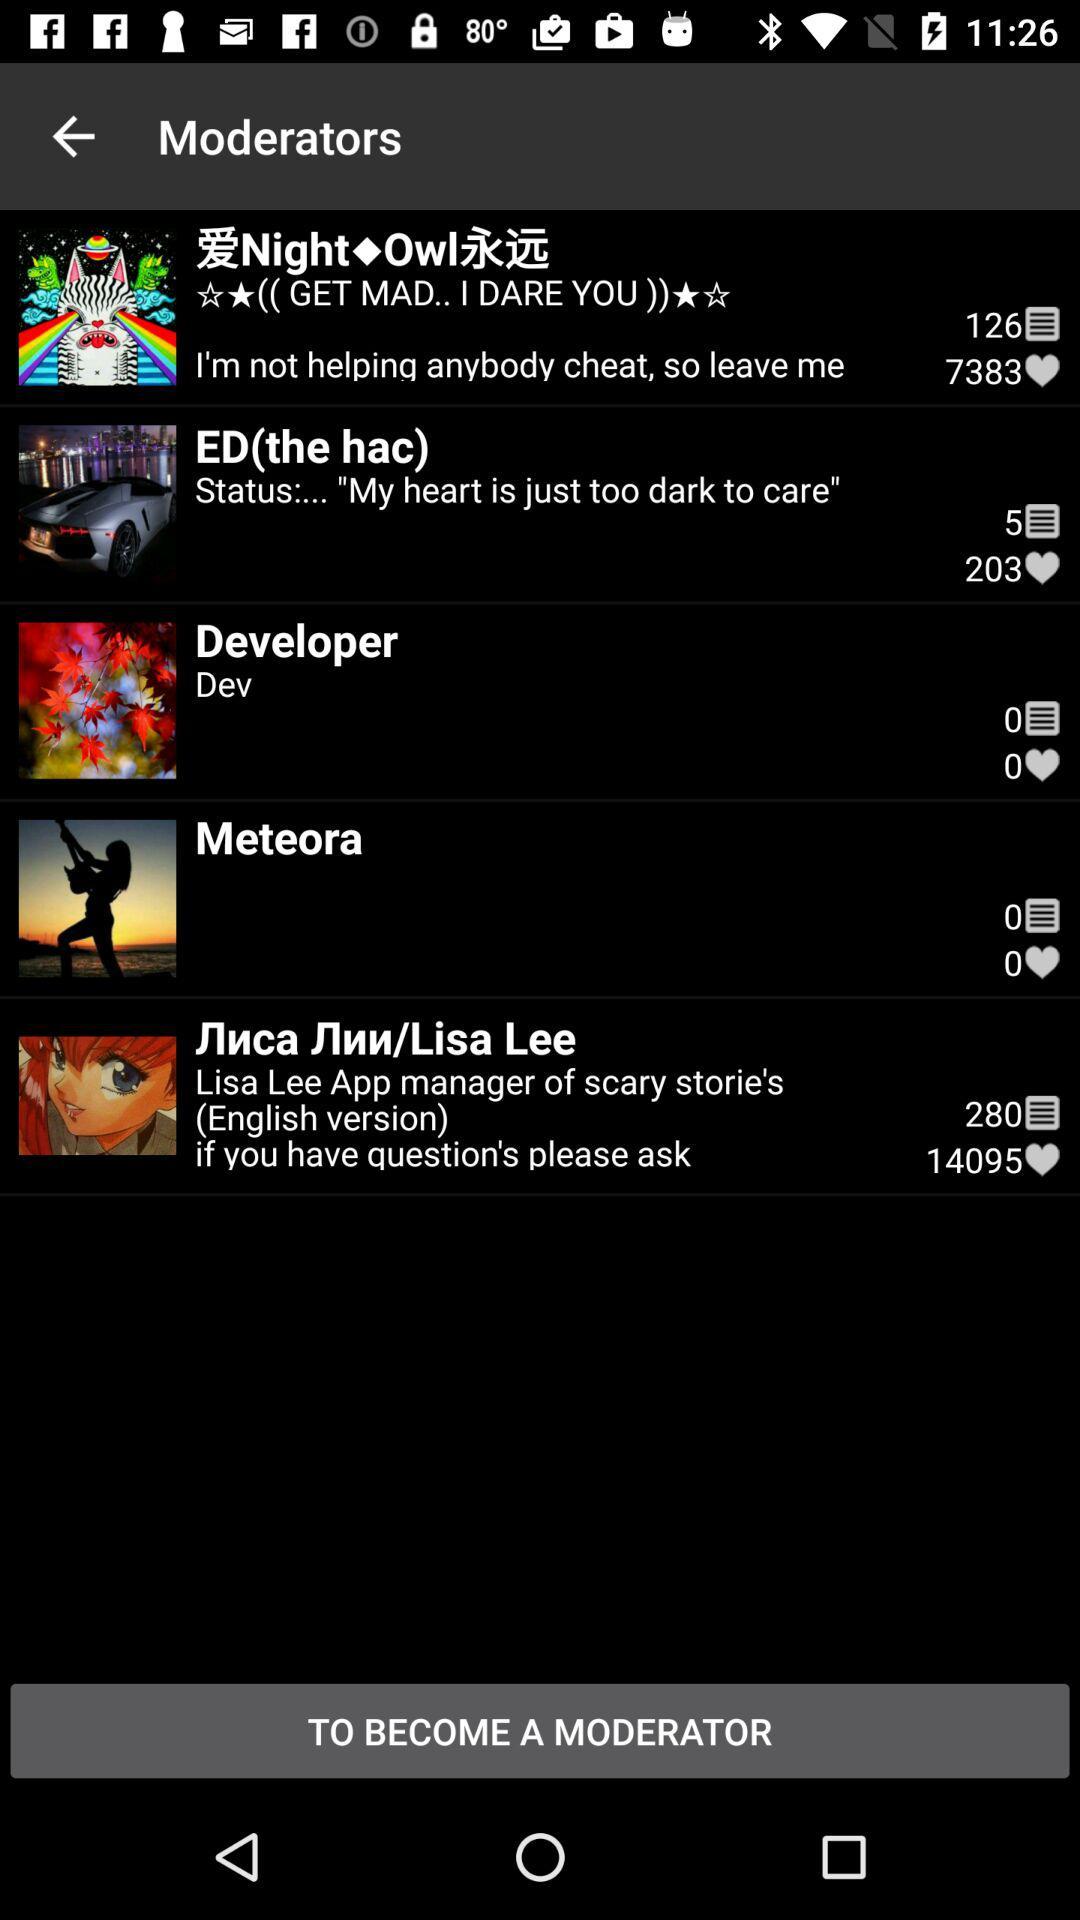  I want to click on the icon above 7383, so click(1041, 324).